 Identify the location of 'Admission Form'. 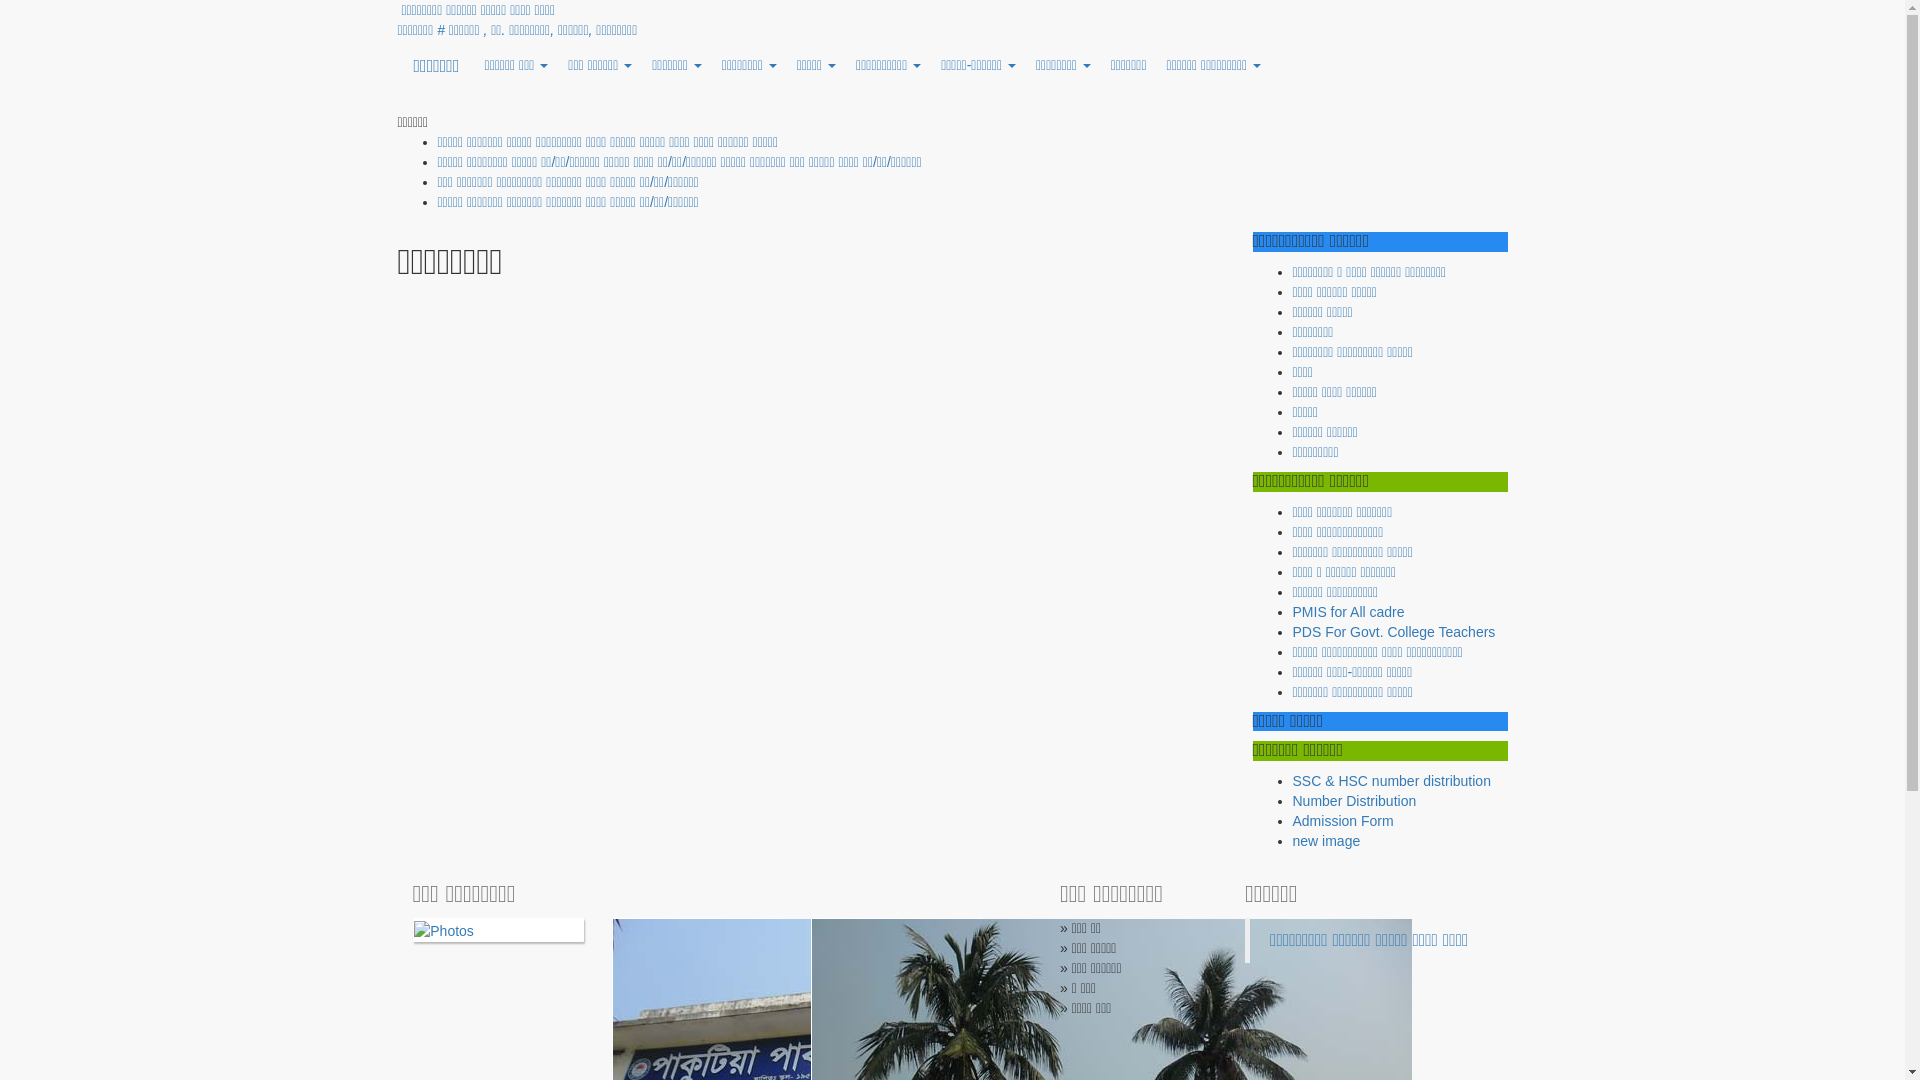
(1342, 821).